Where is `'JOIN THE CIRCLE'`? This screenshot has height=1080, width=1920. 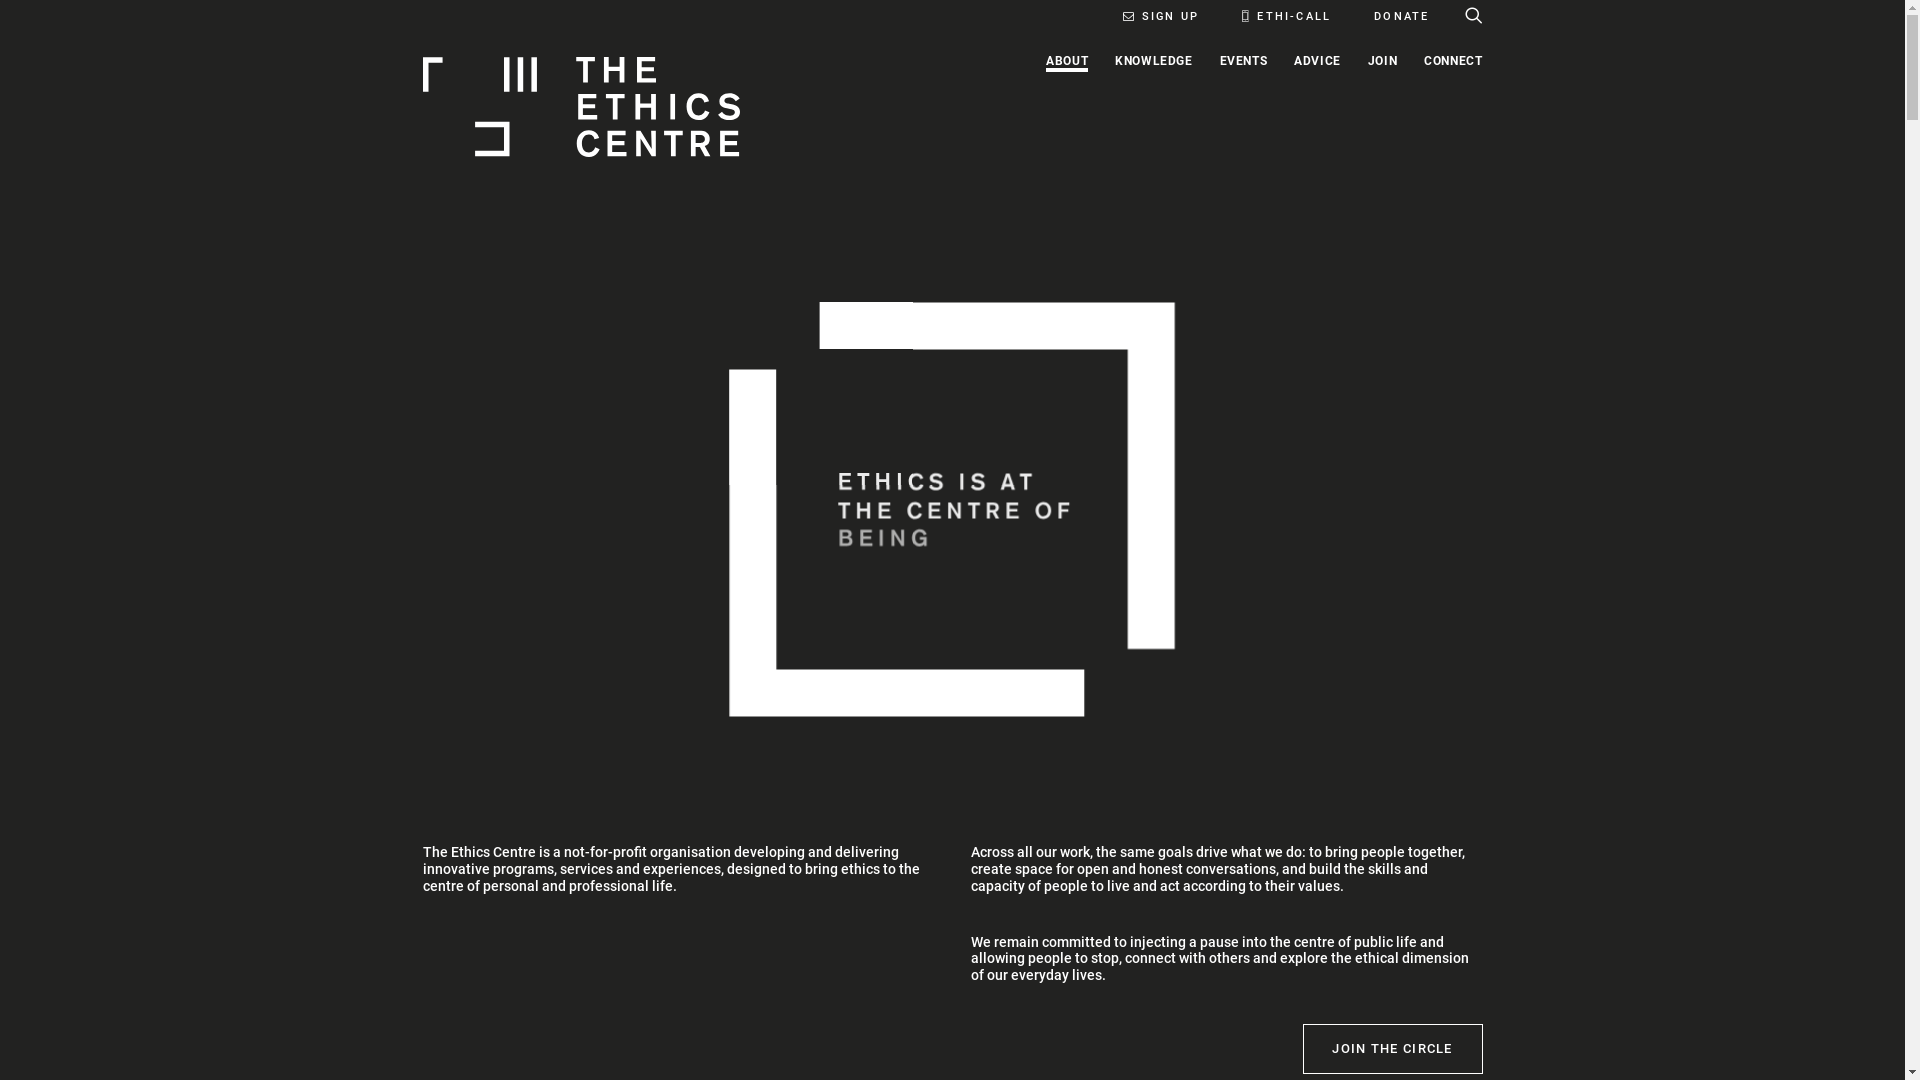
'JOIN THE CIRCLE' is located at coordinates (1391, 1048).